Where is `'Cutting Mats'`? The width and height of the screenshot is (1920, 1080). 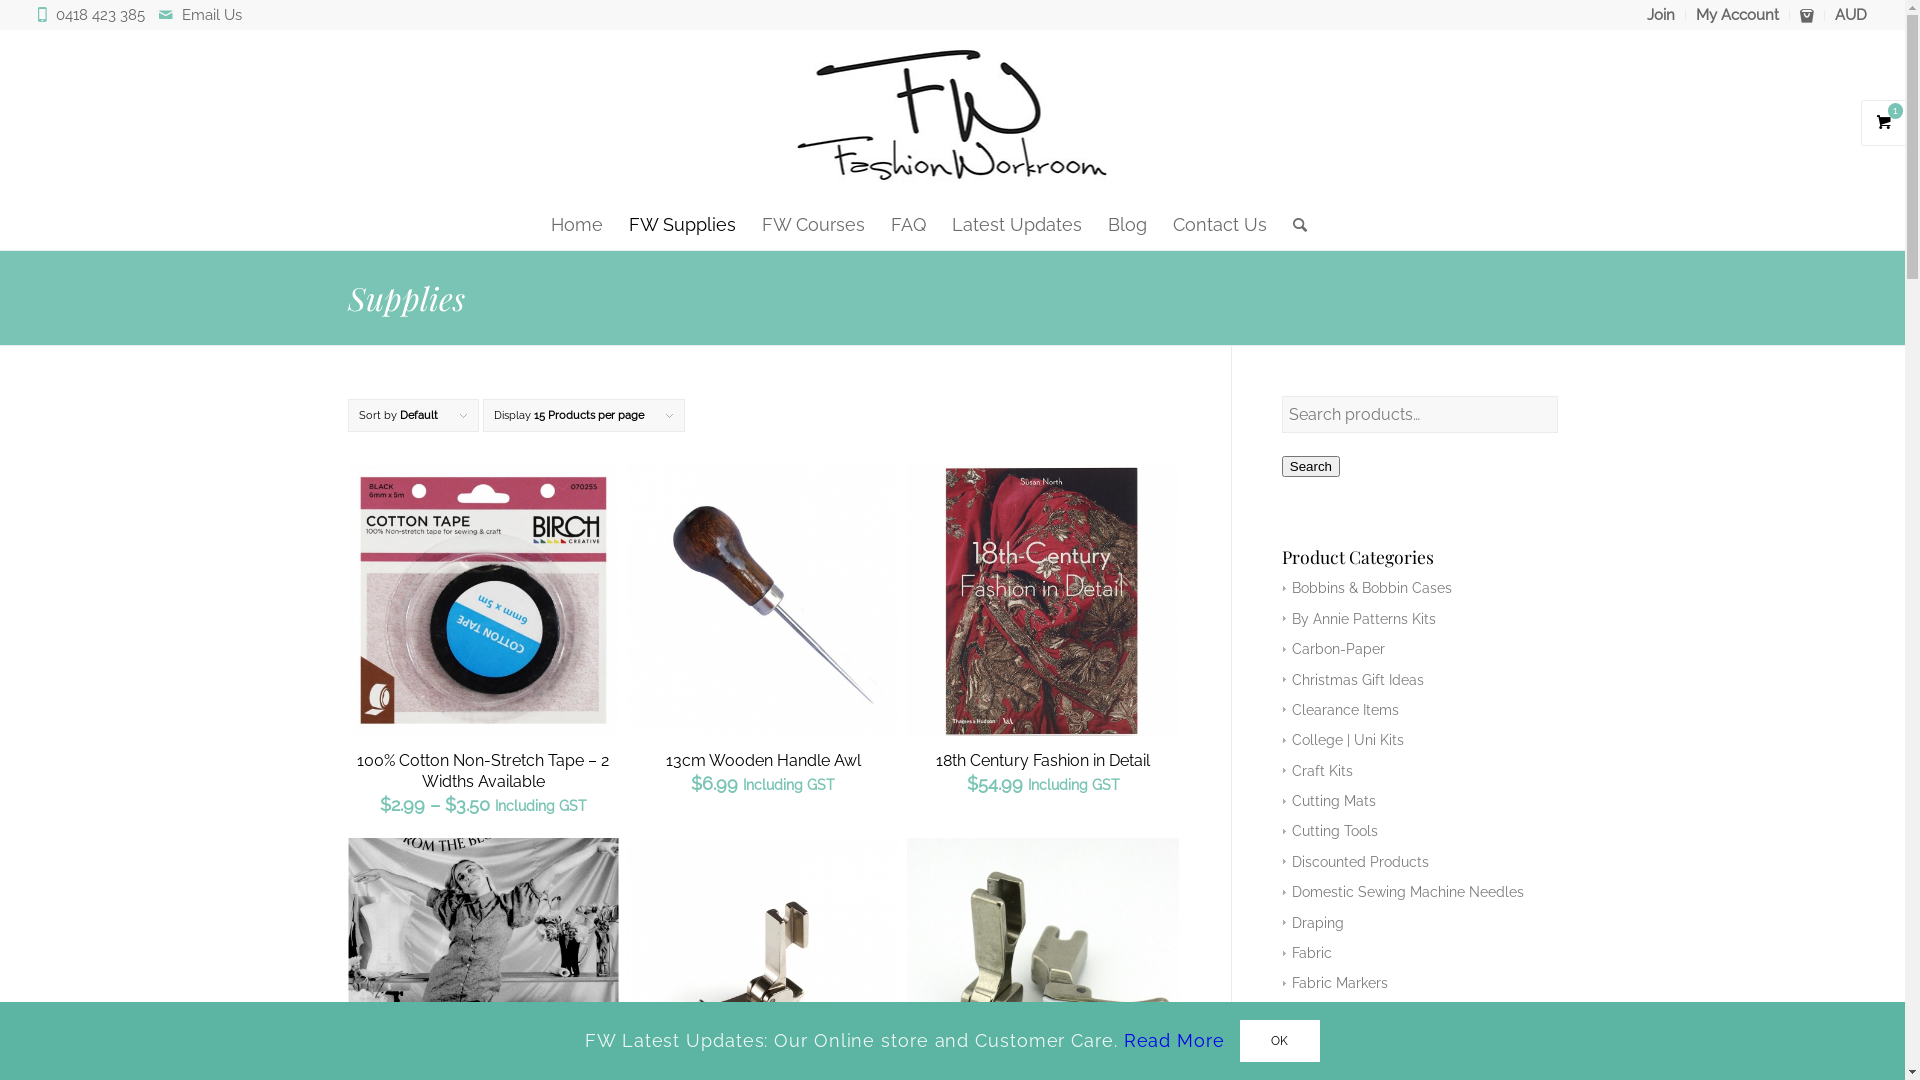
'Cutting Mats' is located at coordinates (1282, 800).